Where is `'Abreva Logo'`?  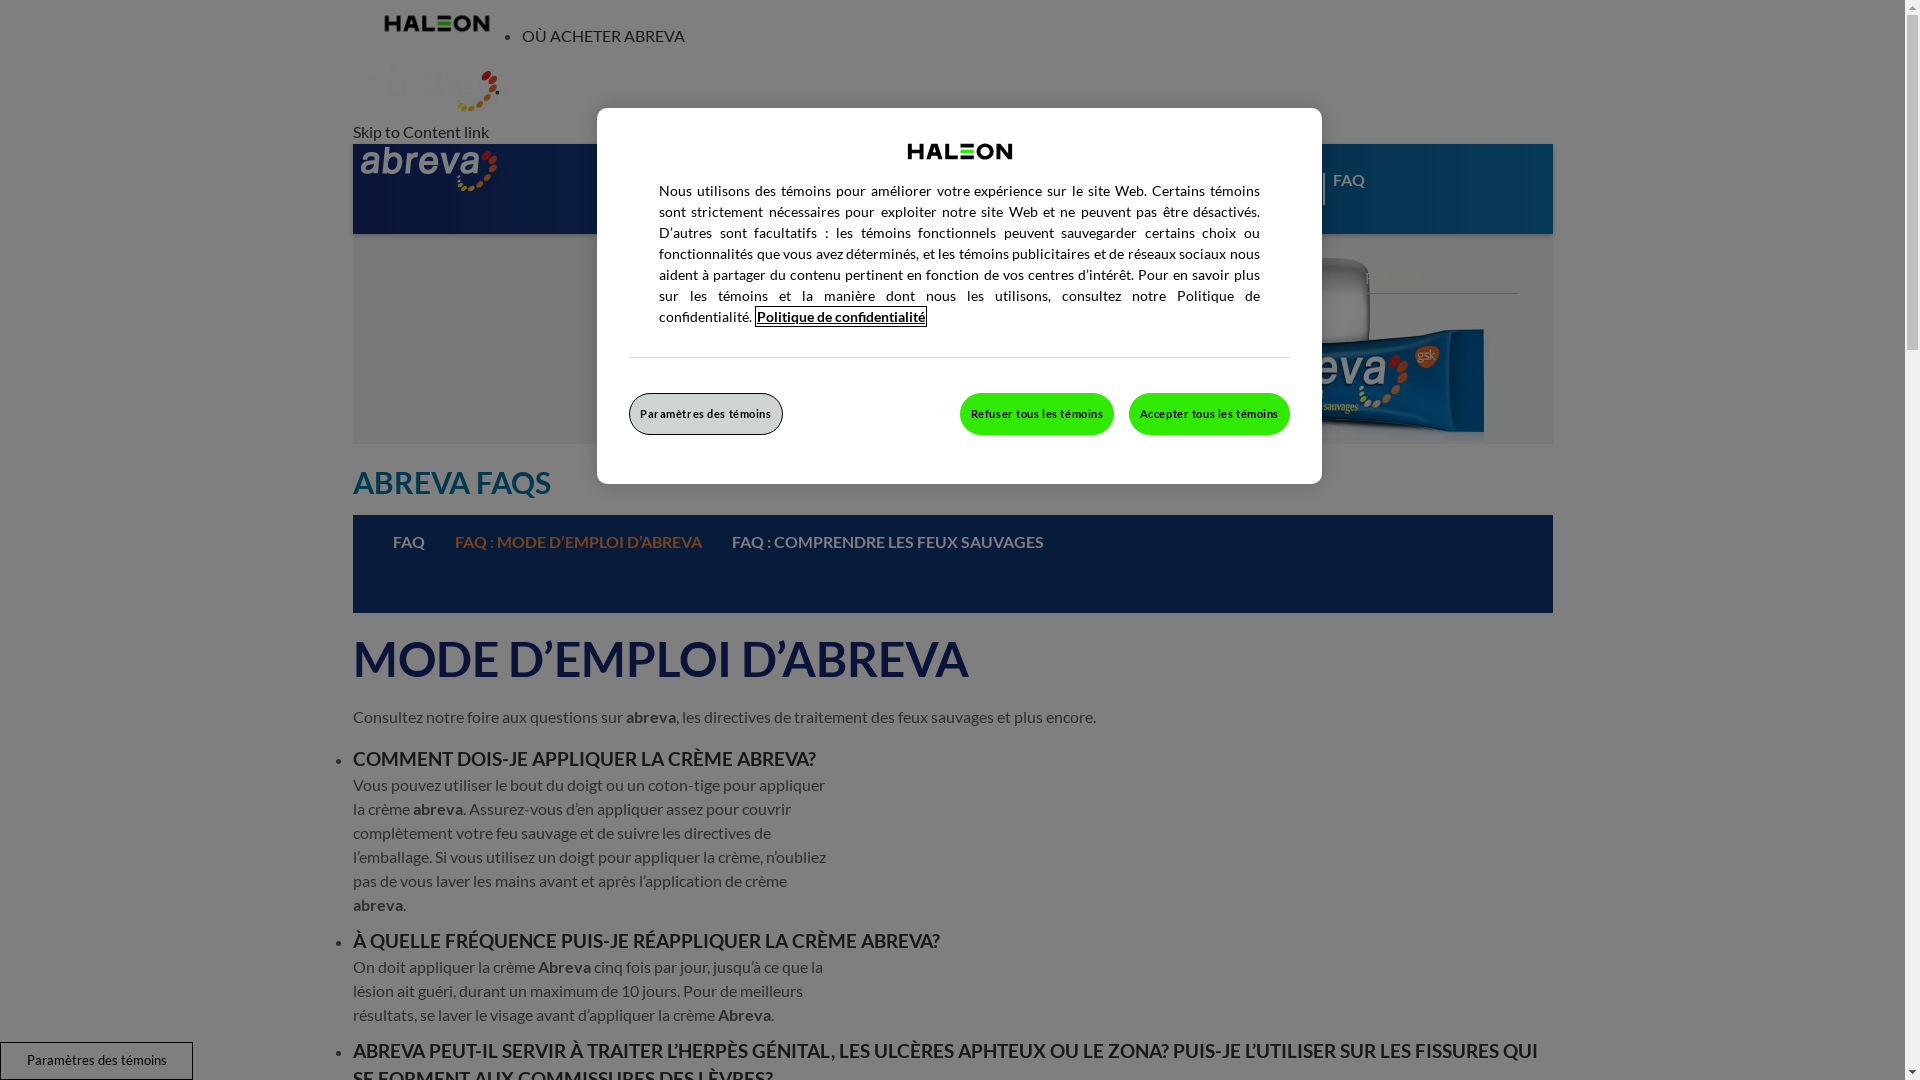
'Abreva Logo' is located at coordinates (427, 168).